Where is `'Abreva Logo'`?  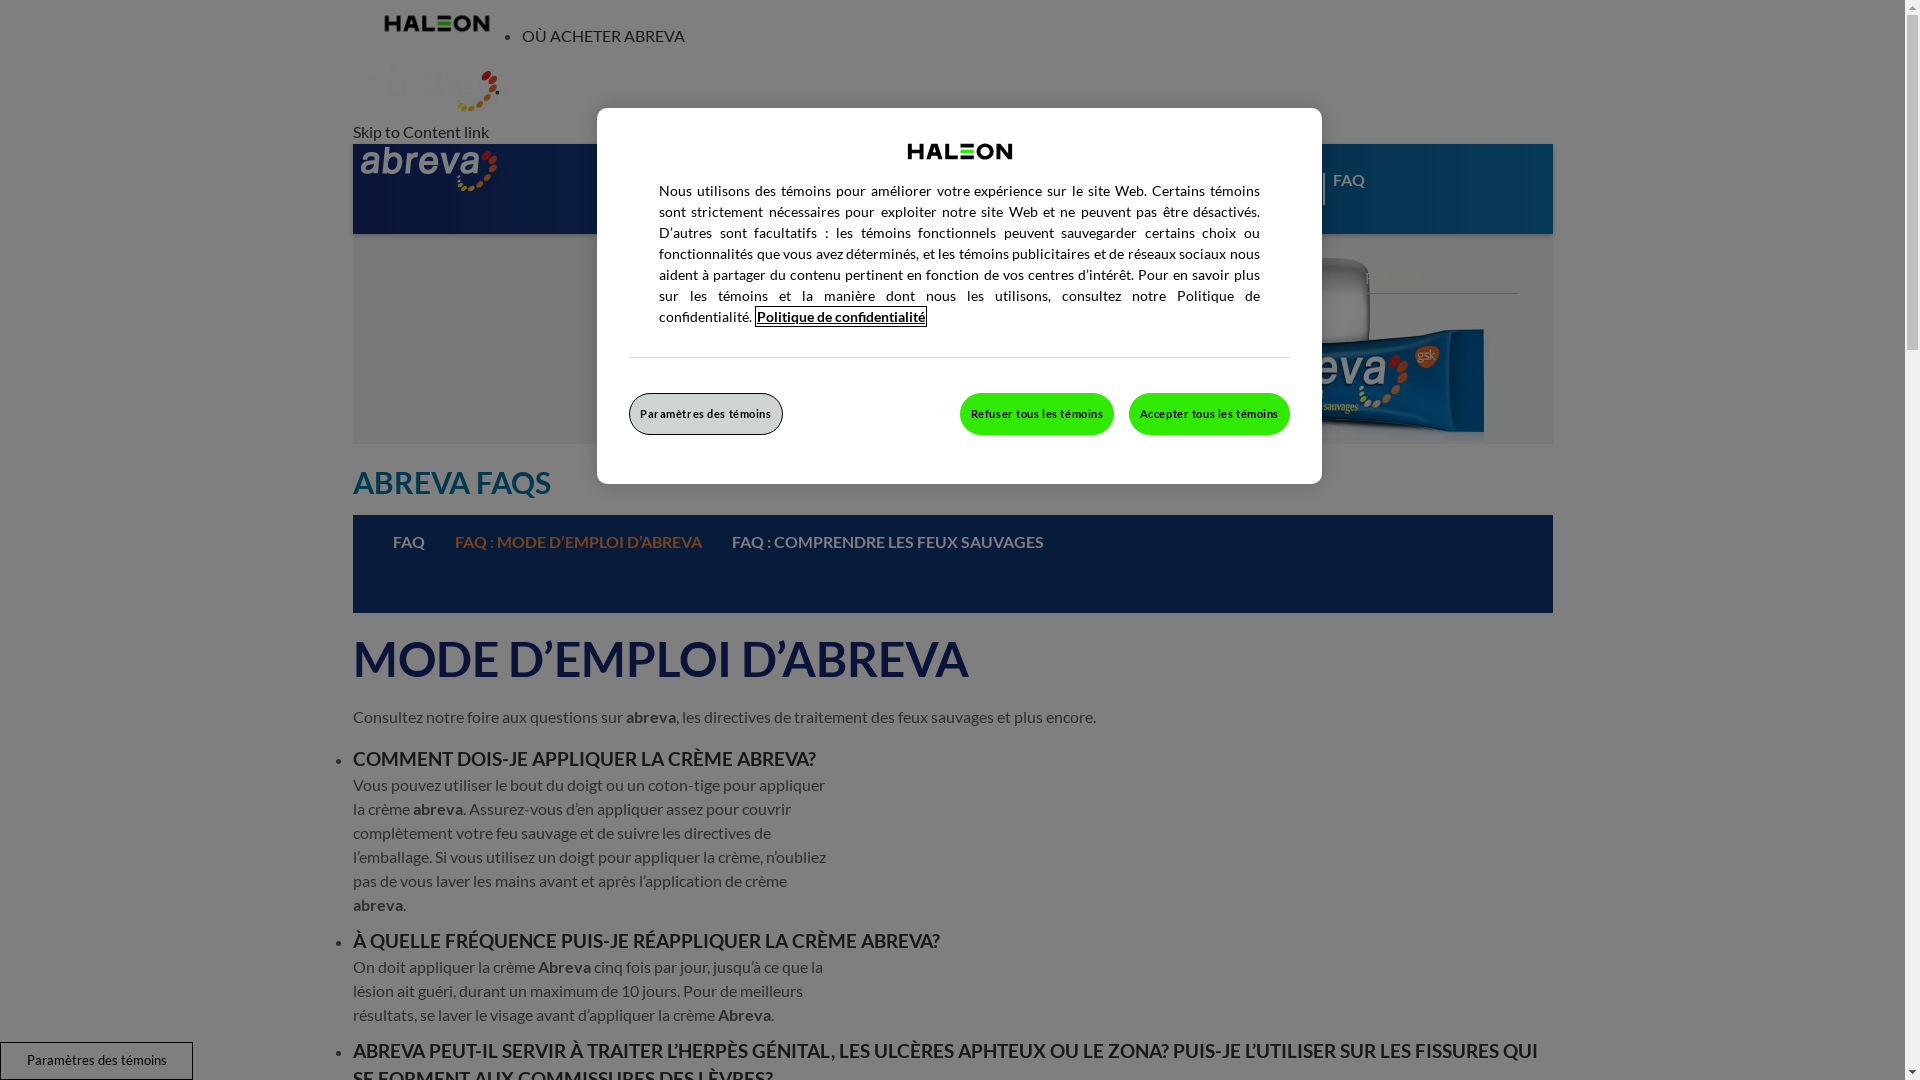
'Abreva Logo' is located at coordinates (427, 168).